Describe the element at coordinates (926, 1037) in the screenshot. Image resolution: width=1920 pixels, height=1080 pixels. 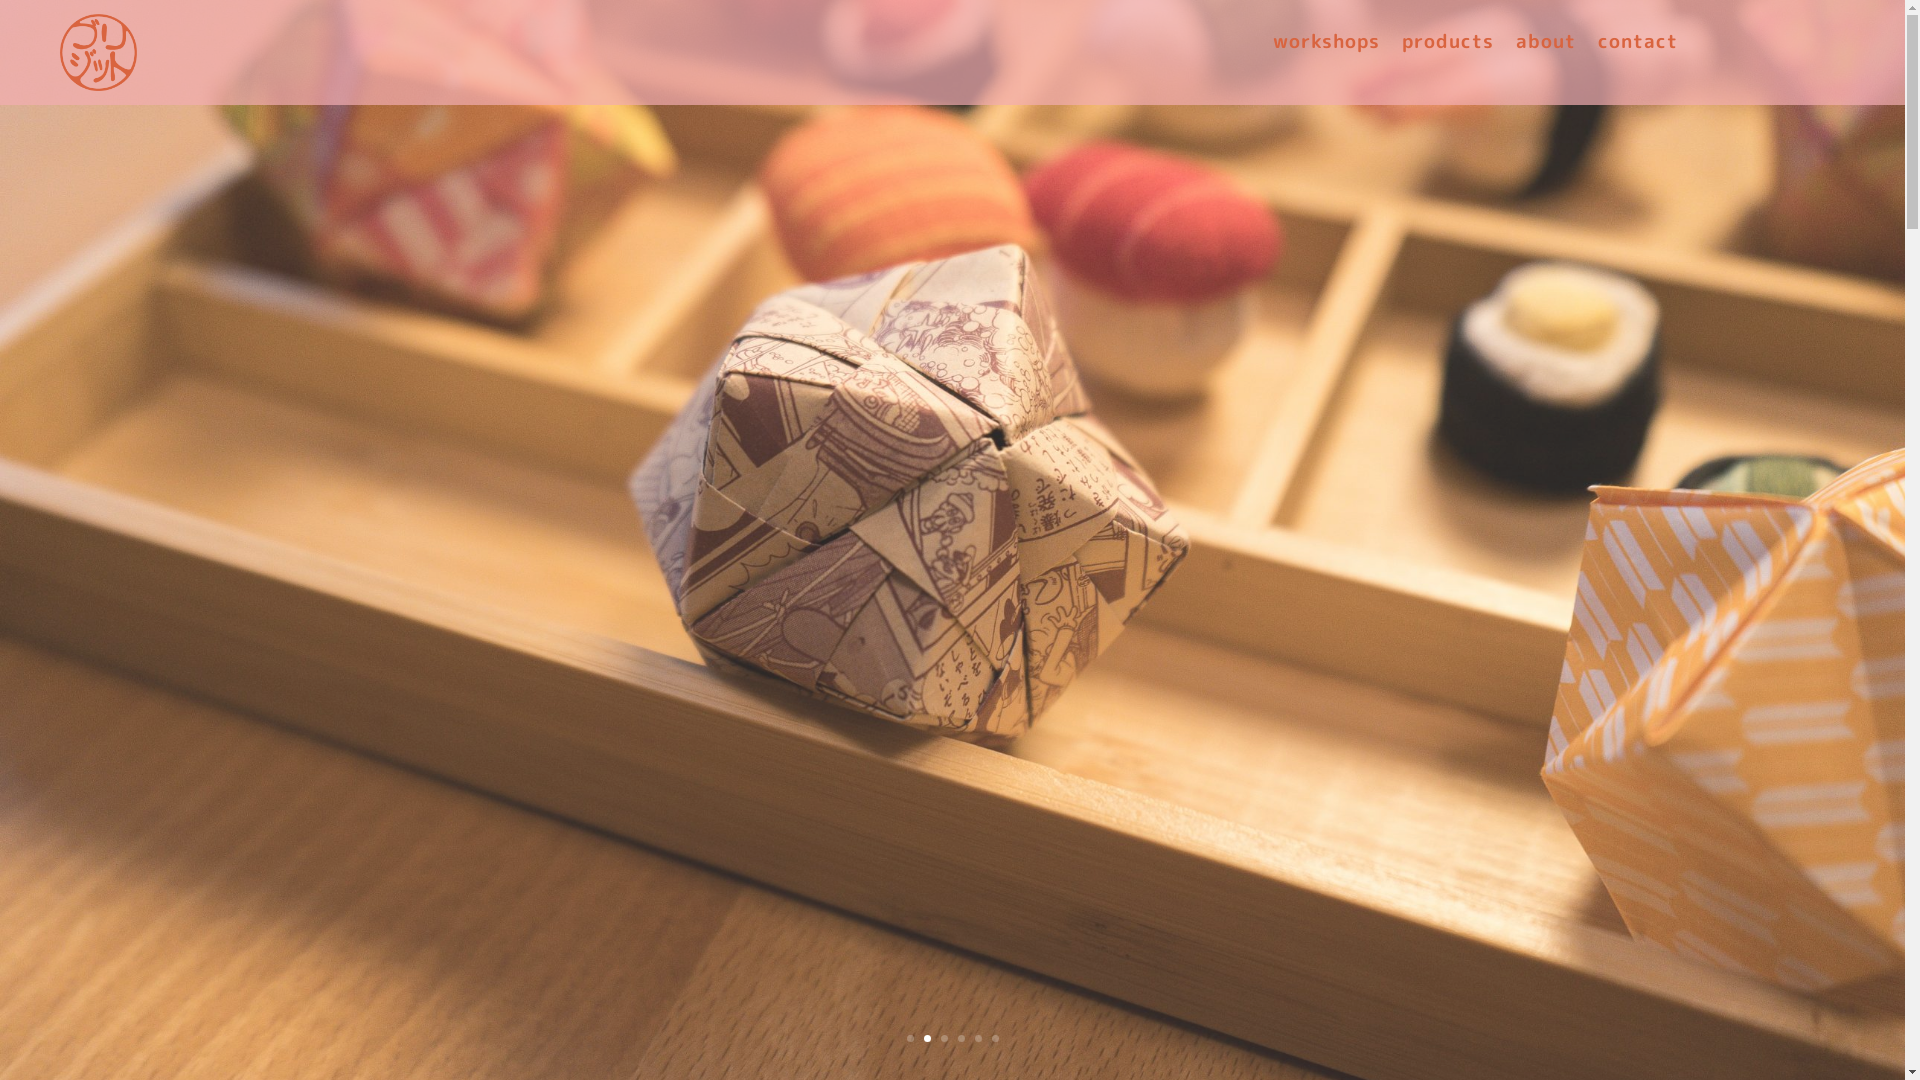
I see `'2'` at that location.